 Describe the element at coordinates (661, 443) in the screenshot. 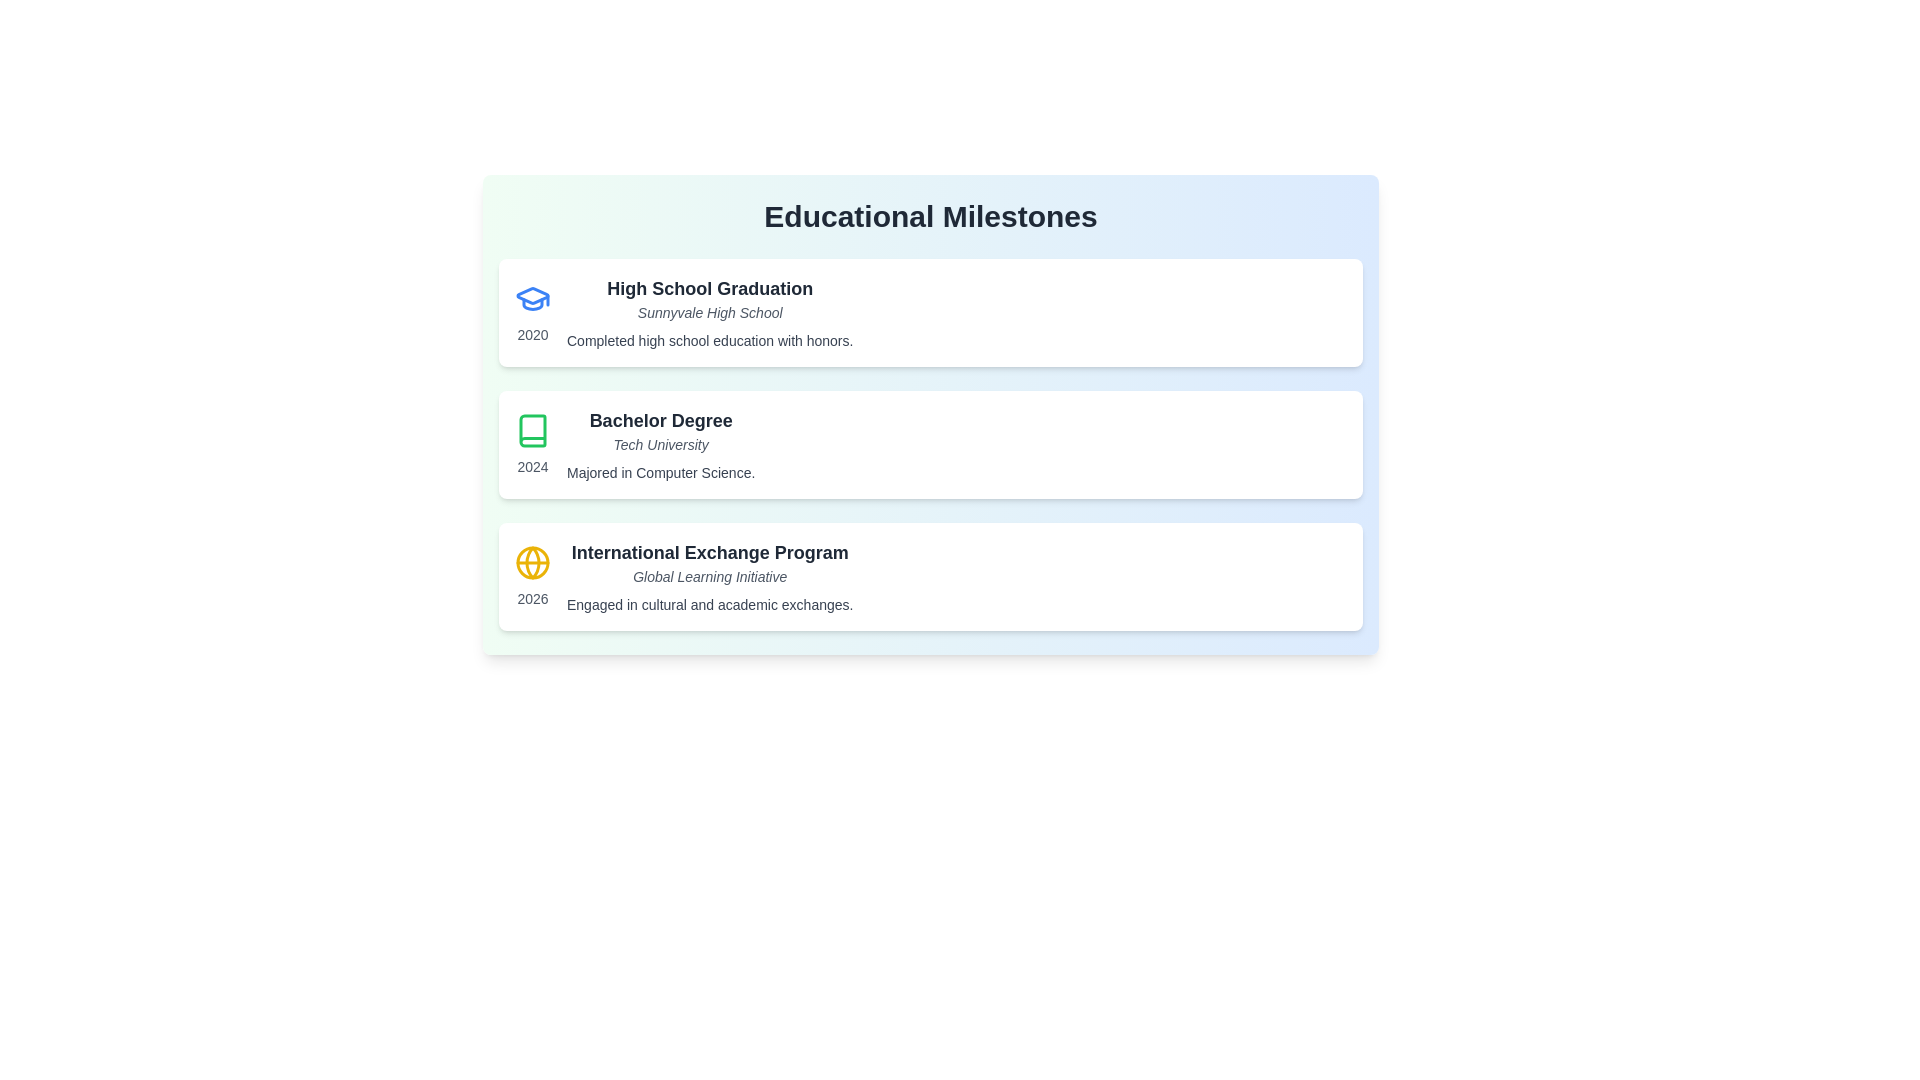

I see `the static text element displaying 'Tech University', which is styled in italic and light gray, positioned below the 'Bachelor Degree' title and above 'Majored in Computer Science'` at that location.